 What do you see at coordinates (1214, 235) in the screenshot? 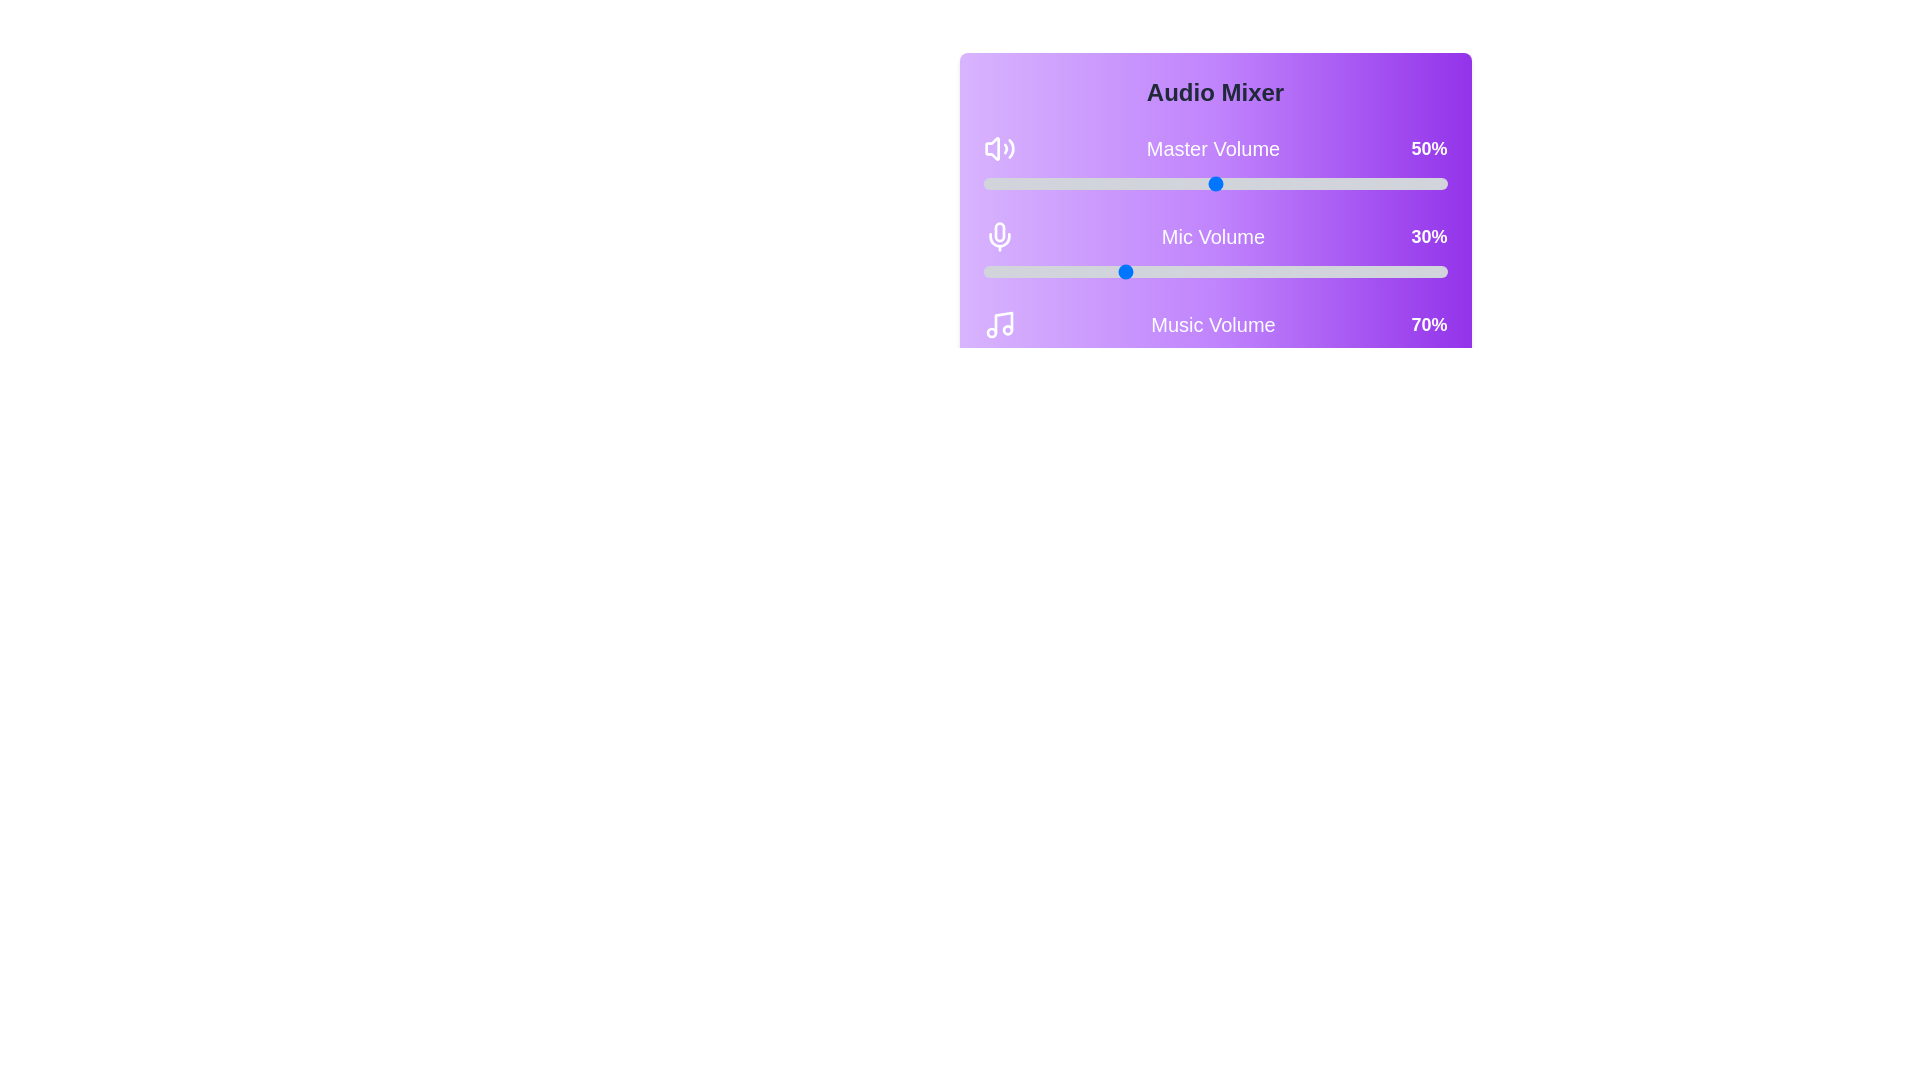
I see `the rounded rectangular panel with a gradient purple background that contains volume controls for 'Master Volume', 'Mic Volume', and 'Music Volume'` at bounding box center [1214, 235].